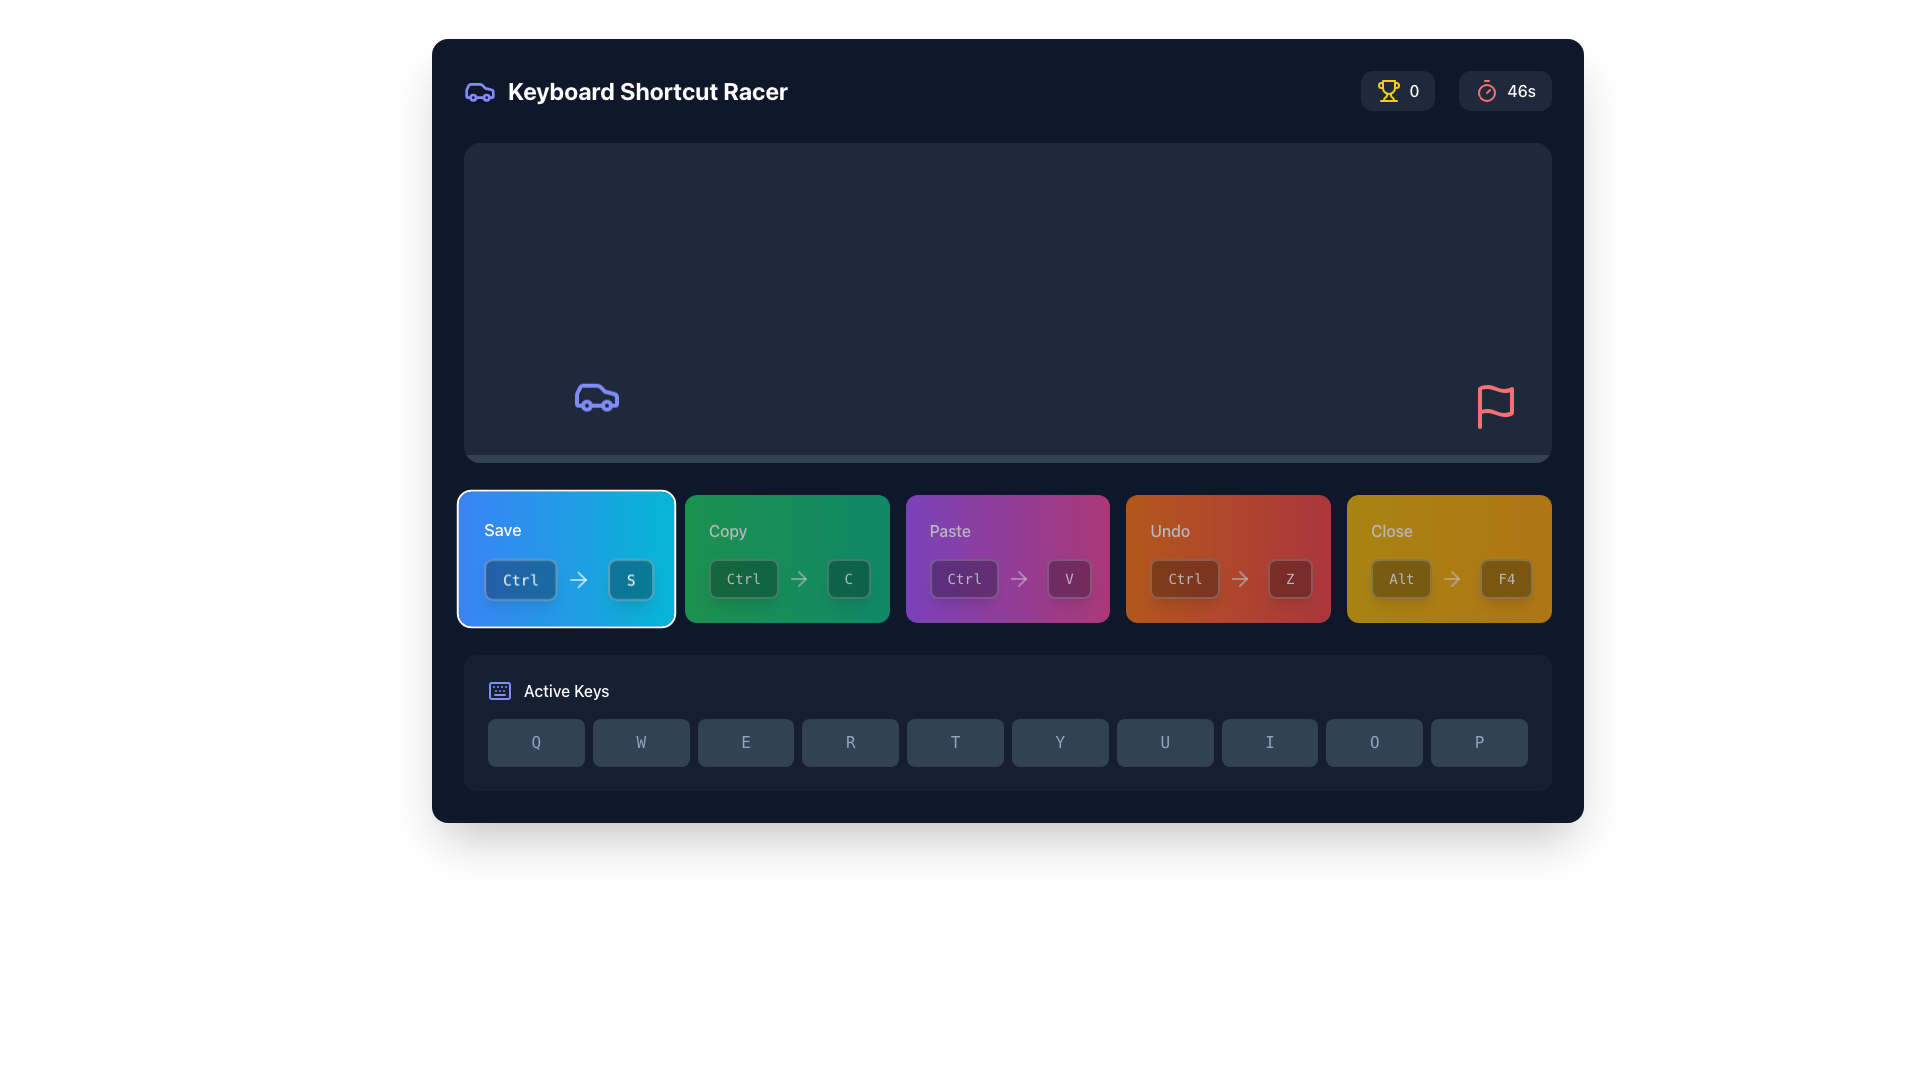 The height and width of the screenshot is (1080, 1920). What do you see at coordinates (954, 743) in the screenshot?
I see `the button representing the letter 'T', which is the fifth button from the left in a horizontal grid of keys, likely used in a typing or shortcut-related interface` at bounding box center [954, 743].